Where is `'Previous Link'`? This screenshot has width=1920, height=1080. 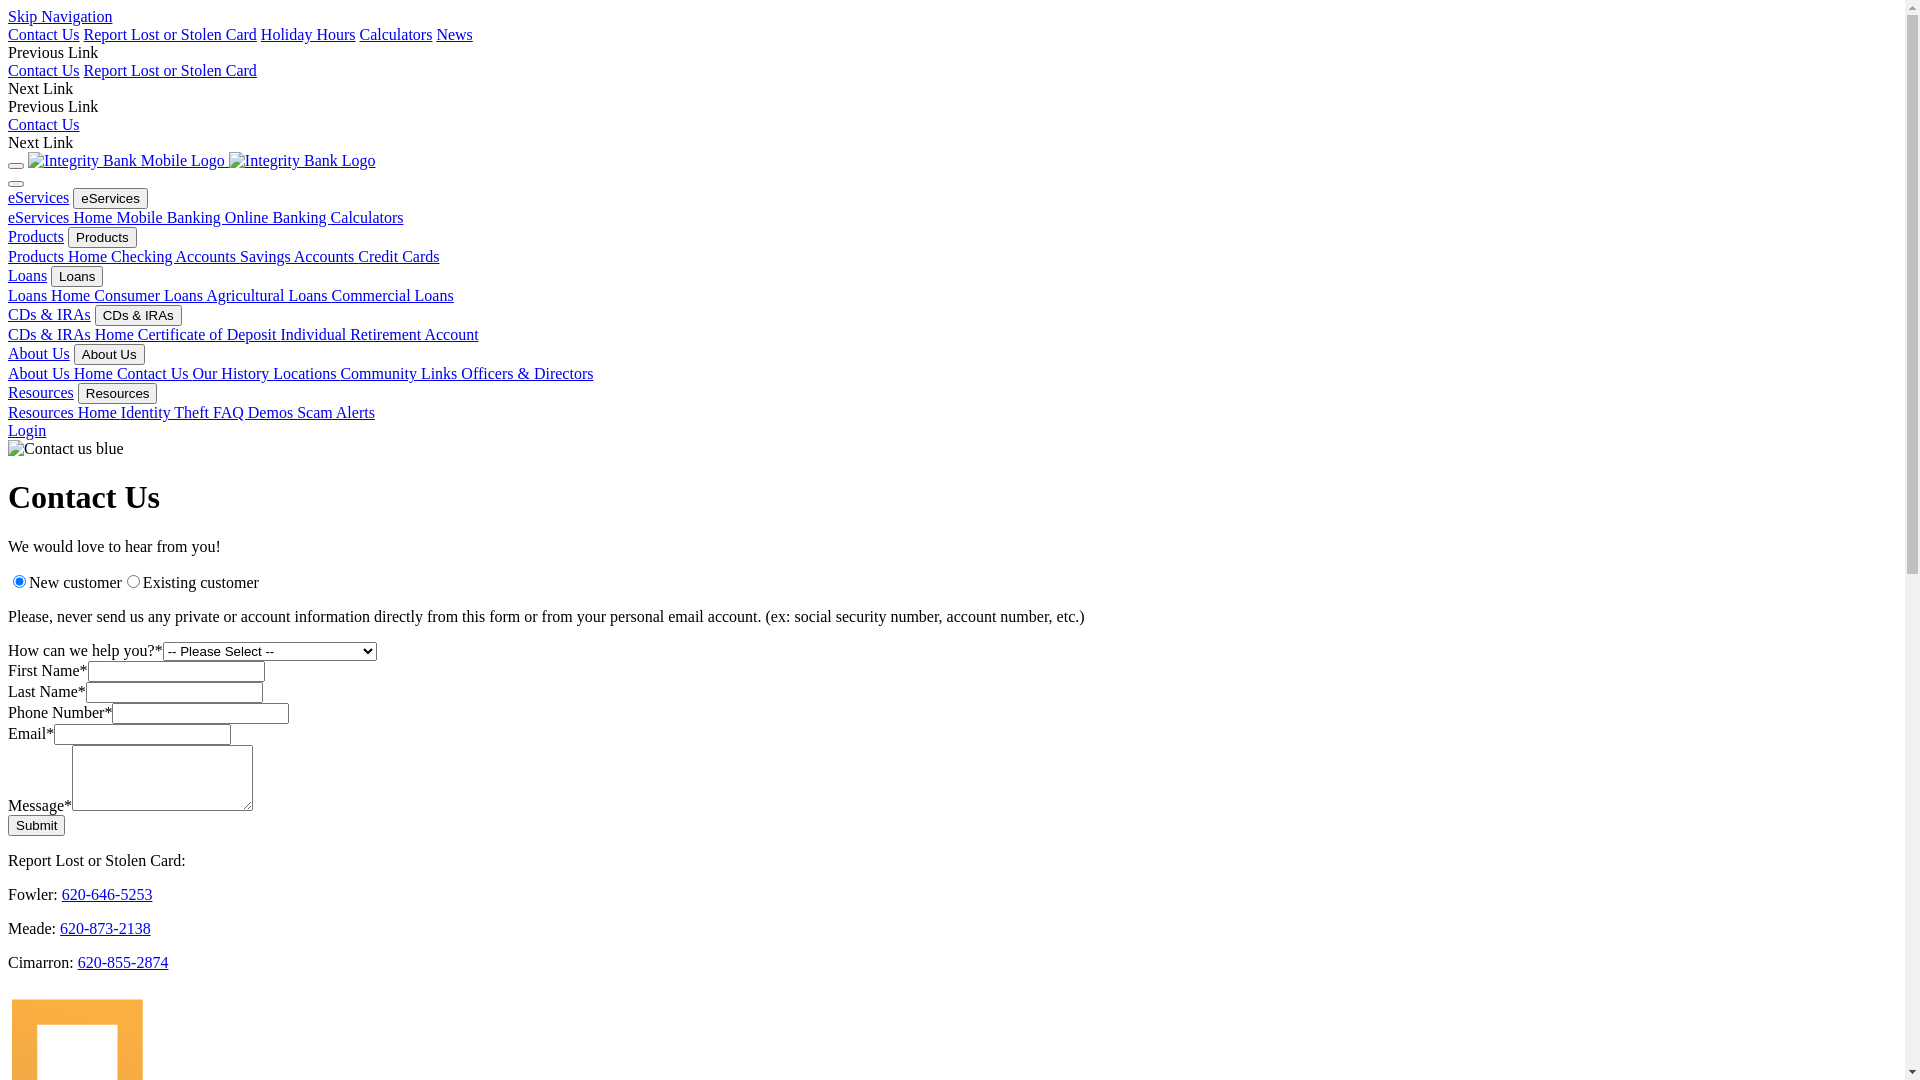 'Previous Link' is located at coordinates (52, 106).